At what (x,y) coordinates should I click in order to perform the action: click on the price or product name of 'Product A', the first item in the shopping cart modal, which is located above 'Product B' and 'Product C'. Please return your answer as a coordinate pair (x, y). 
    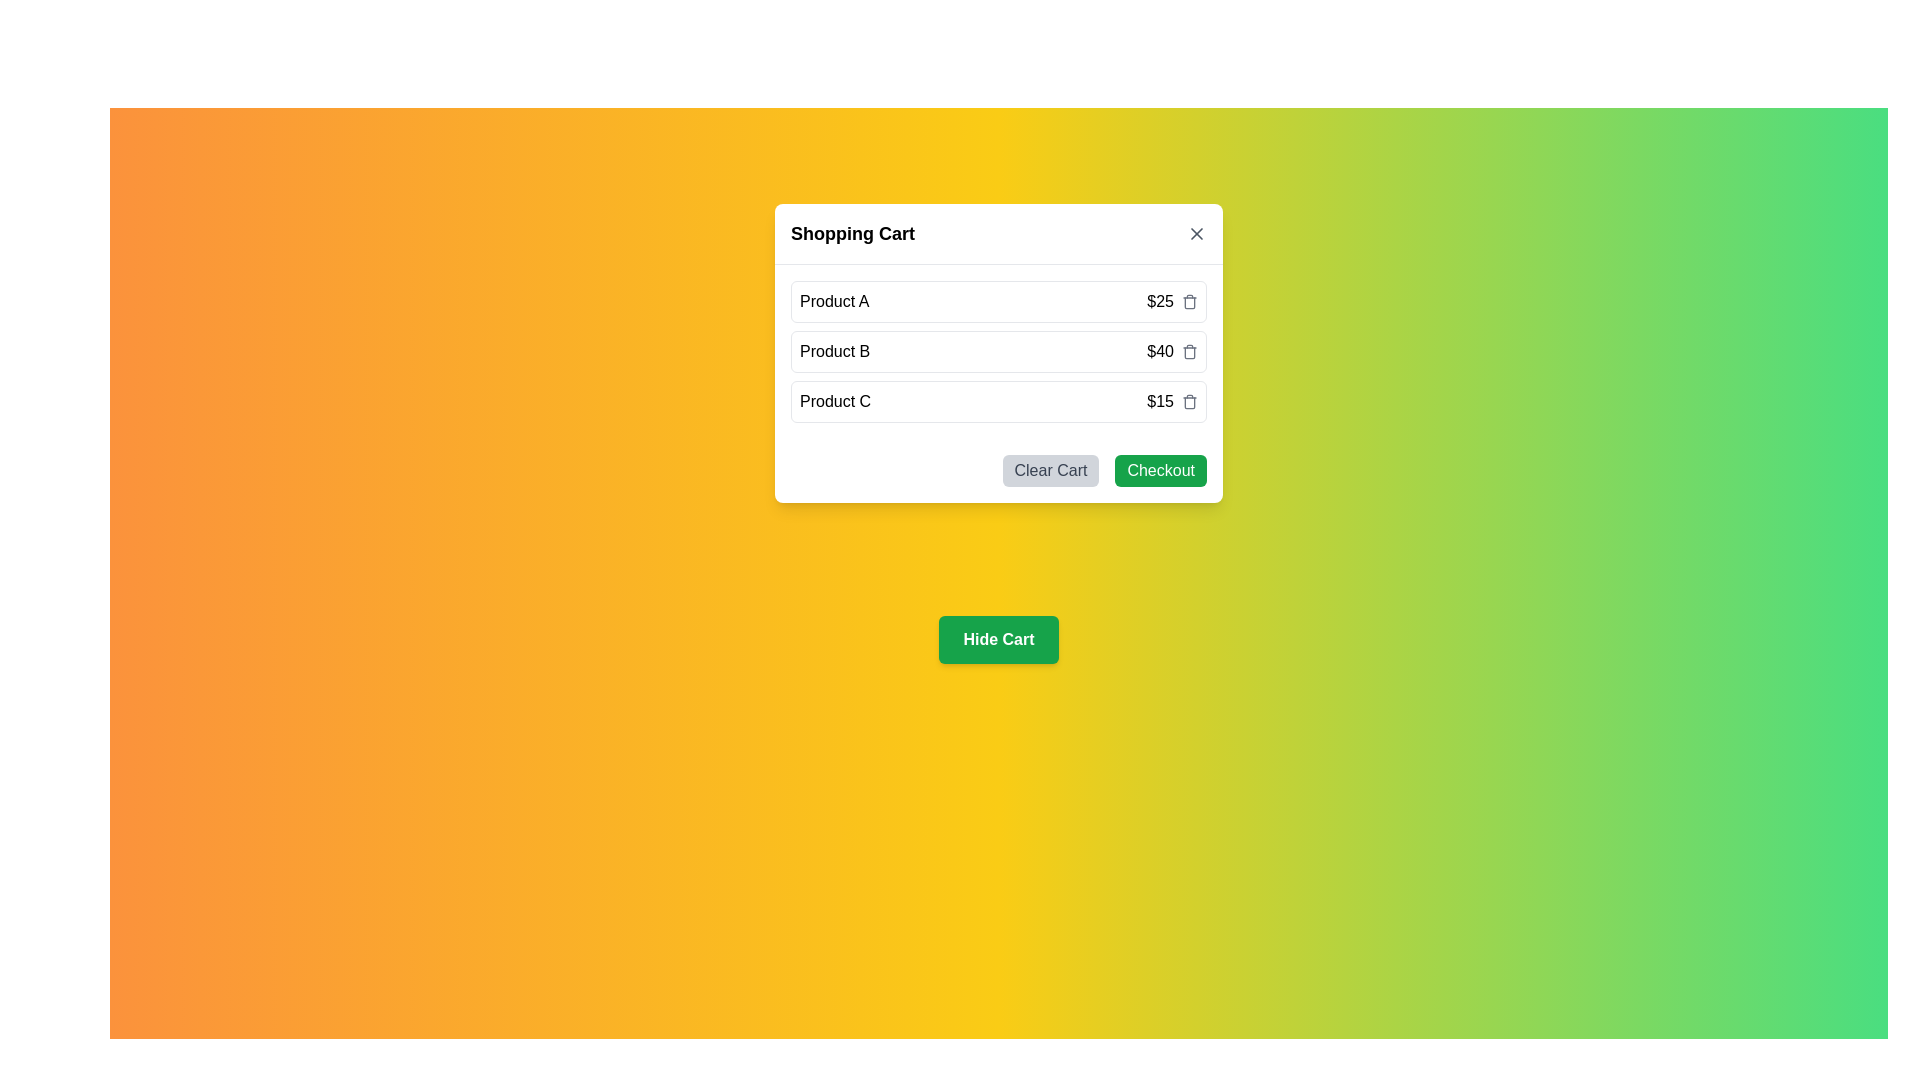
    Looking at the image, I should click on (998, 301).